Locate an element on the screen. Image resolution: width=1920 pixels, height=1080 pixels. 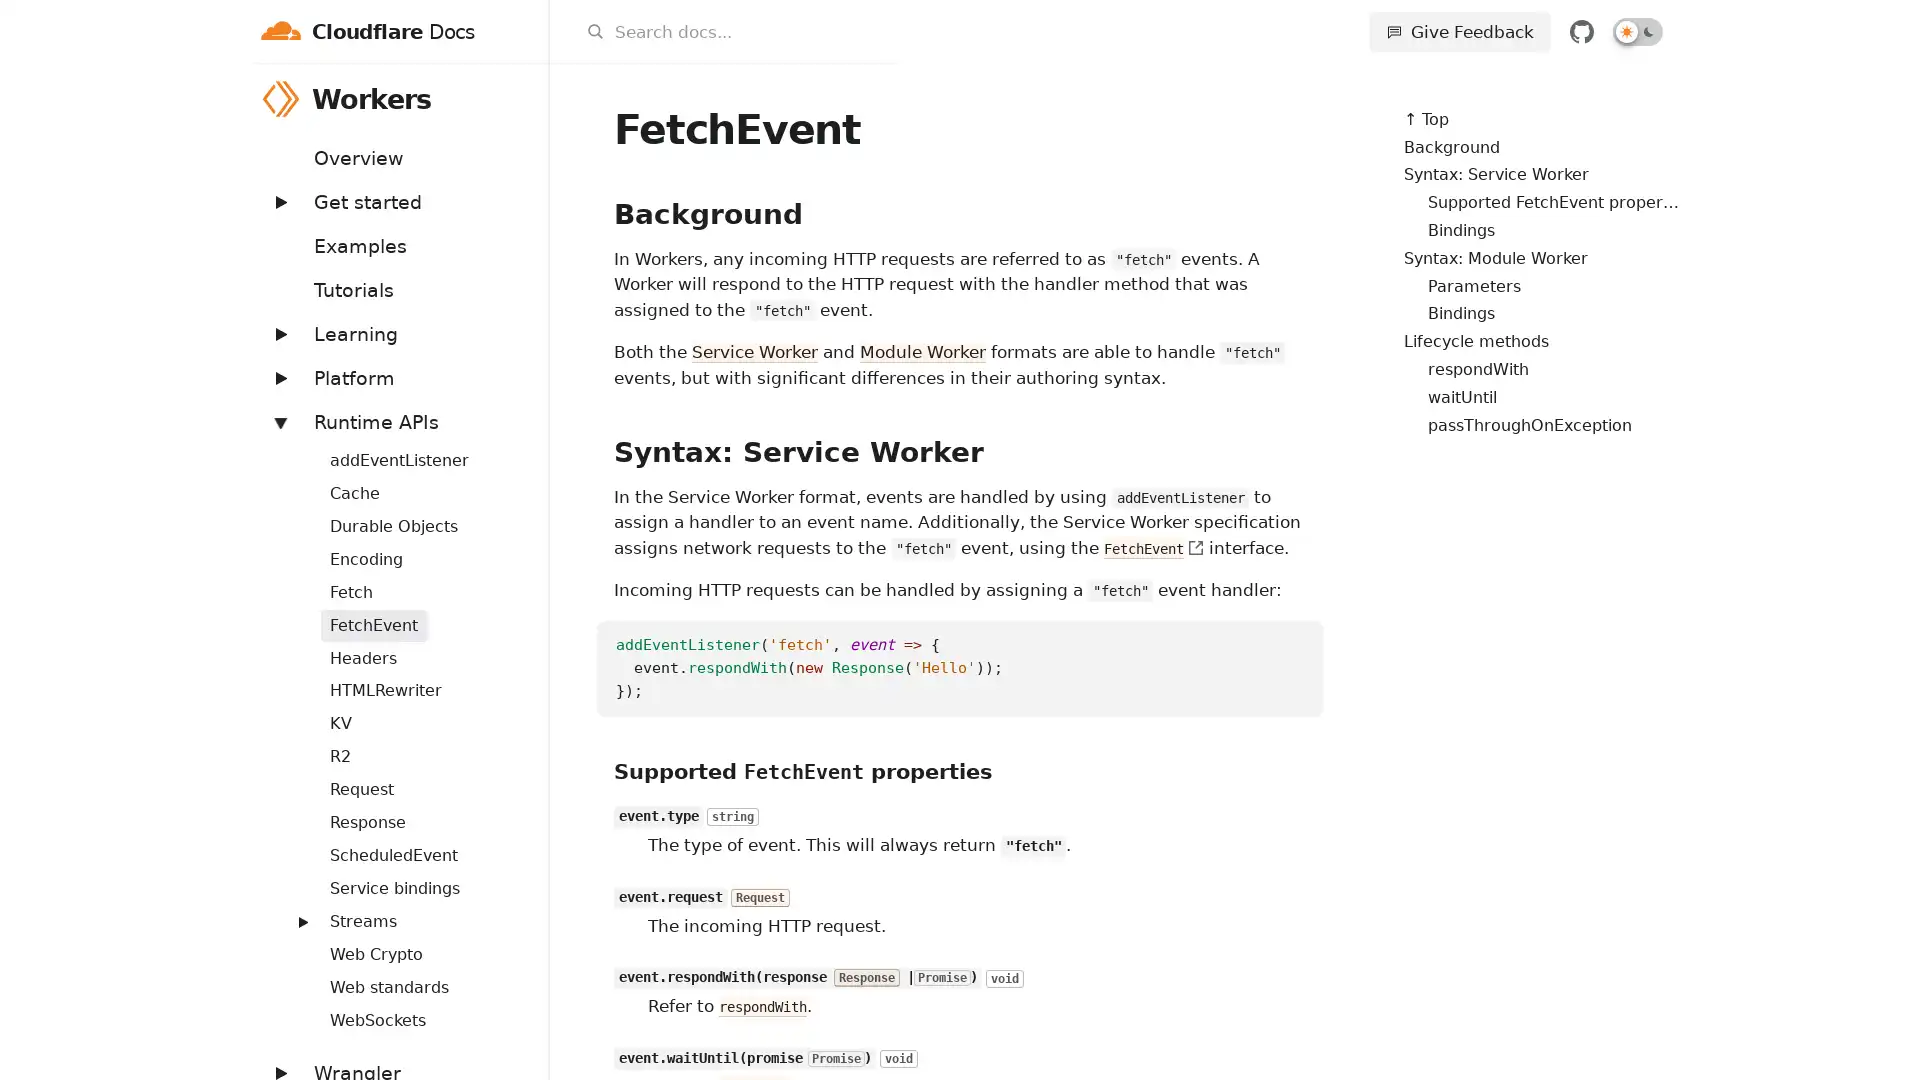
Expand: Learning is located at coordinates (278, 332).